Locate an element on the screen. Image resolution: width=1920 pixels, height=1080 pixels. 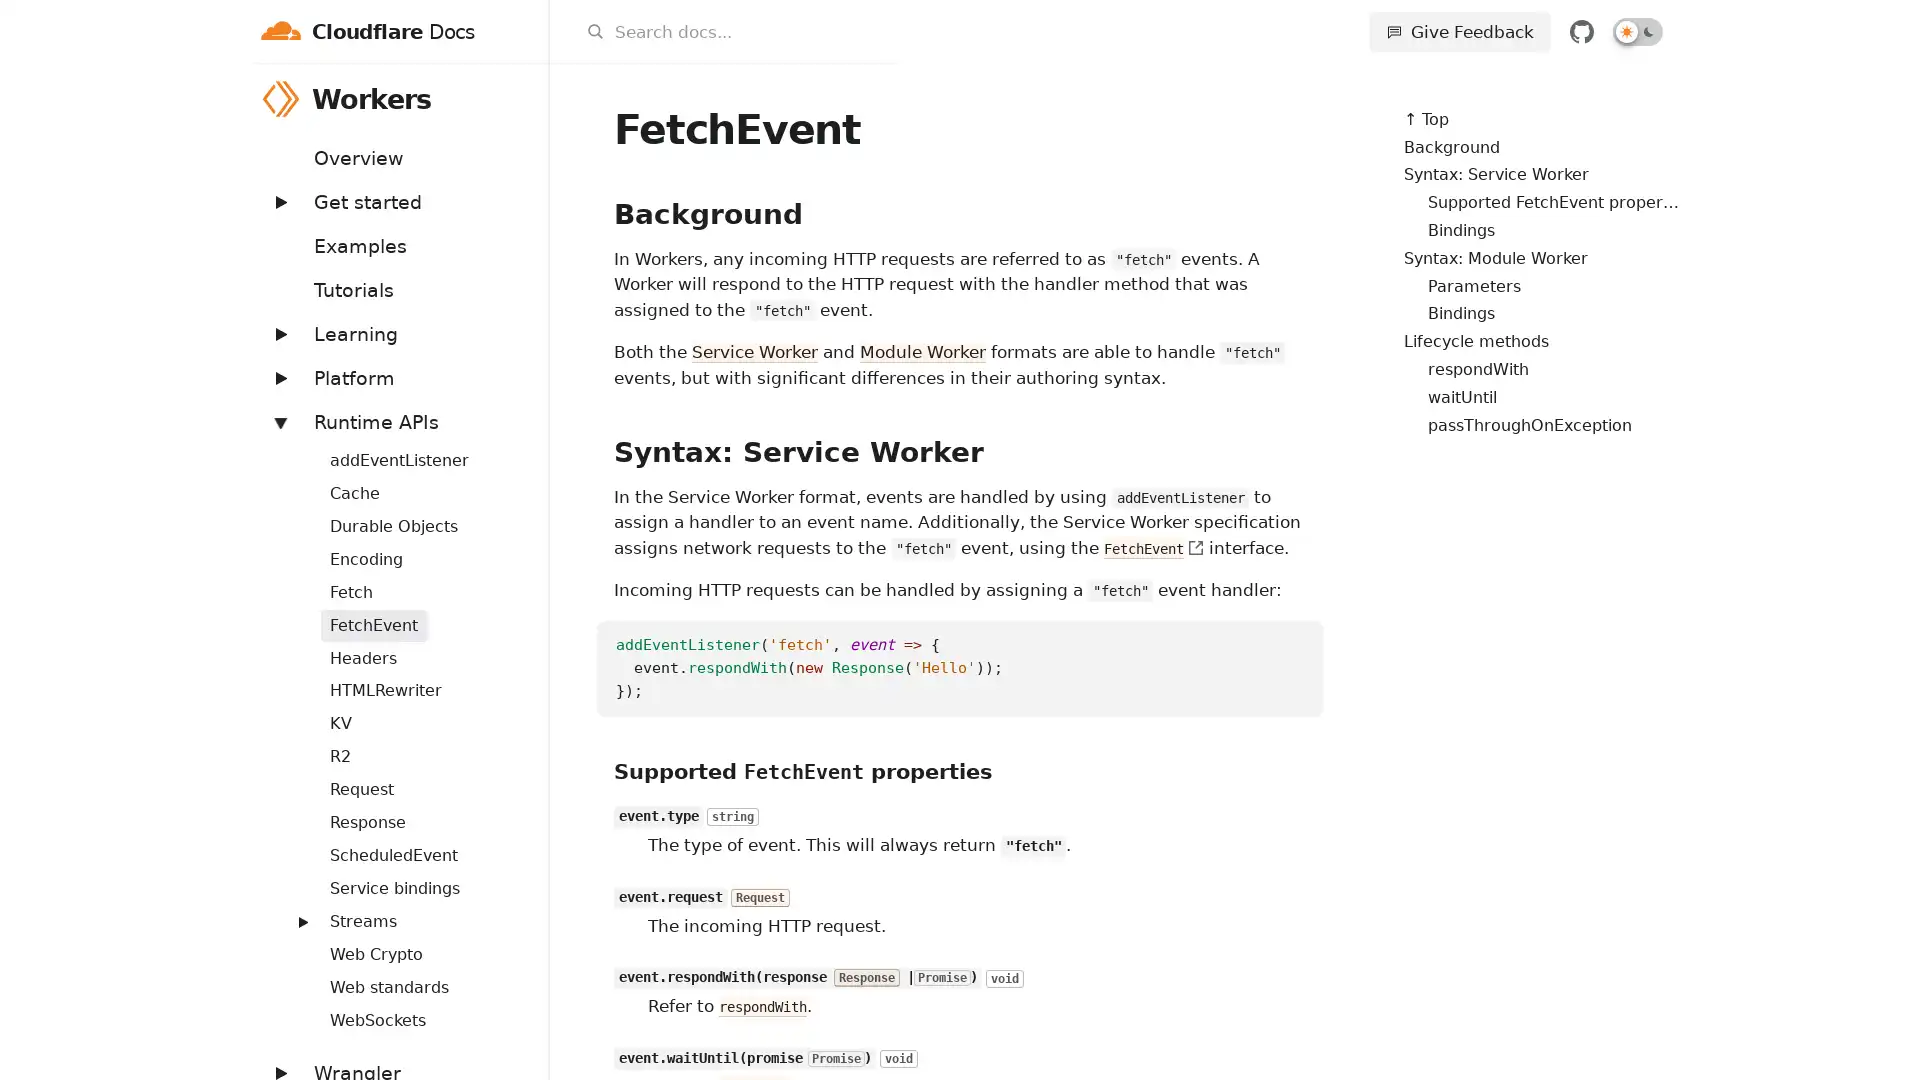
Expand: Learning is located at coordinates (278, 332).